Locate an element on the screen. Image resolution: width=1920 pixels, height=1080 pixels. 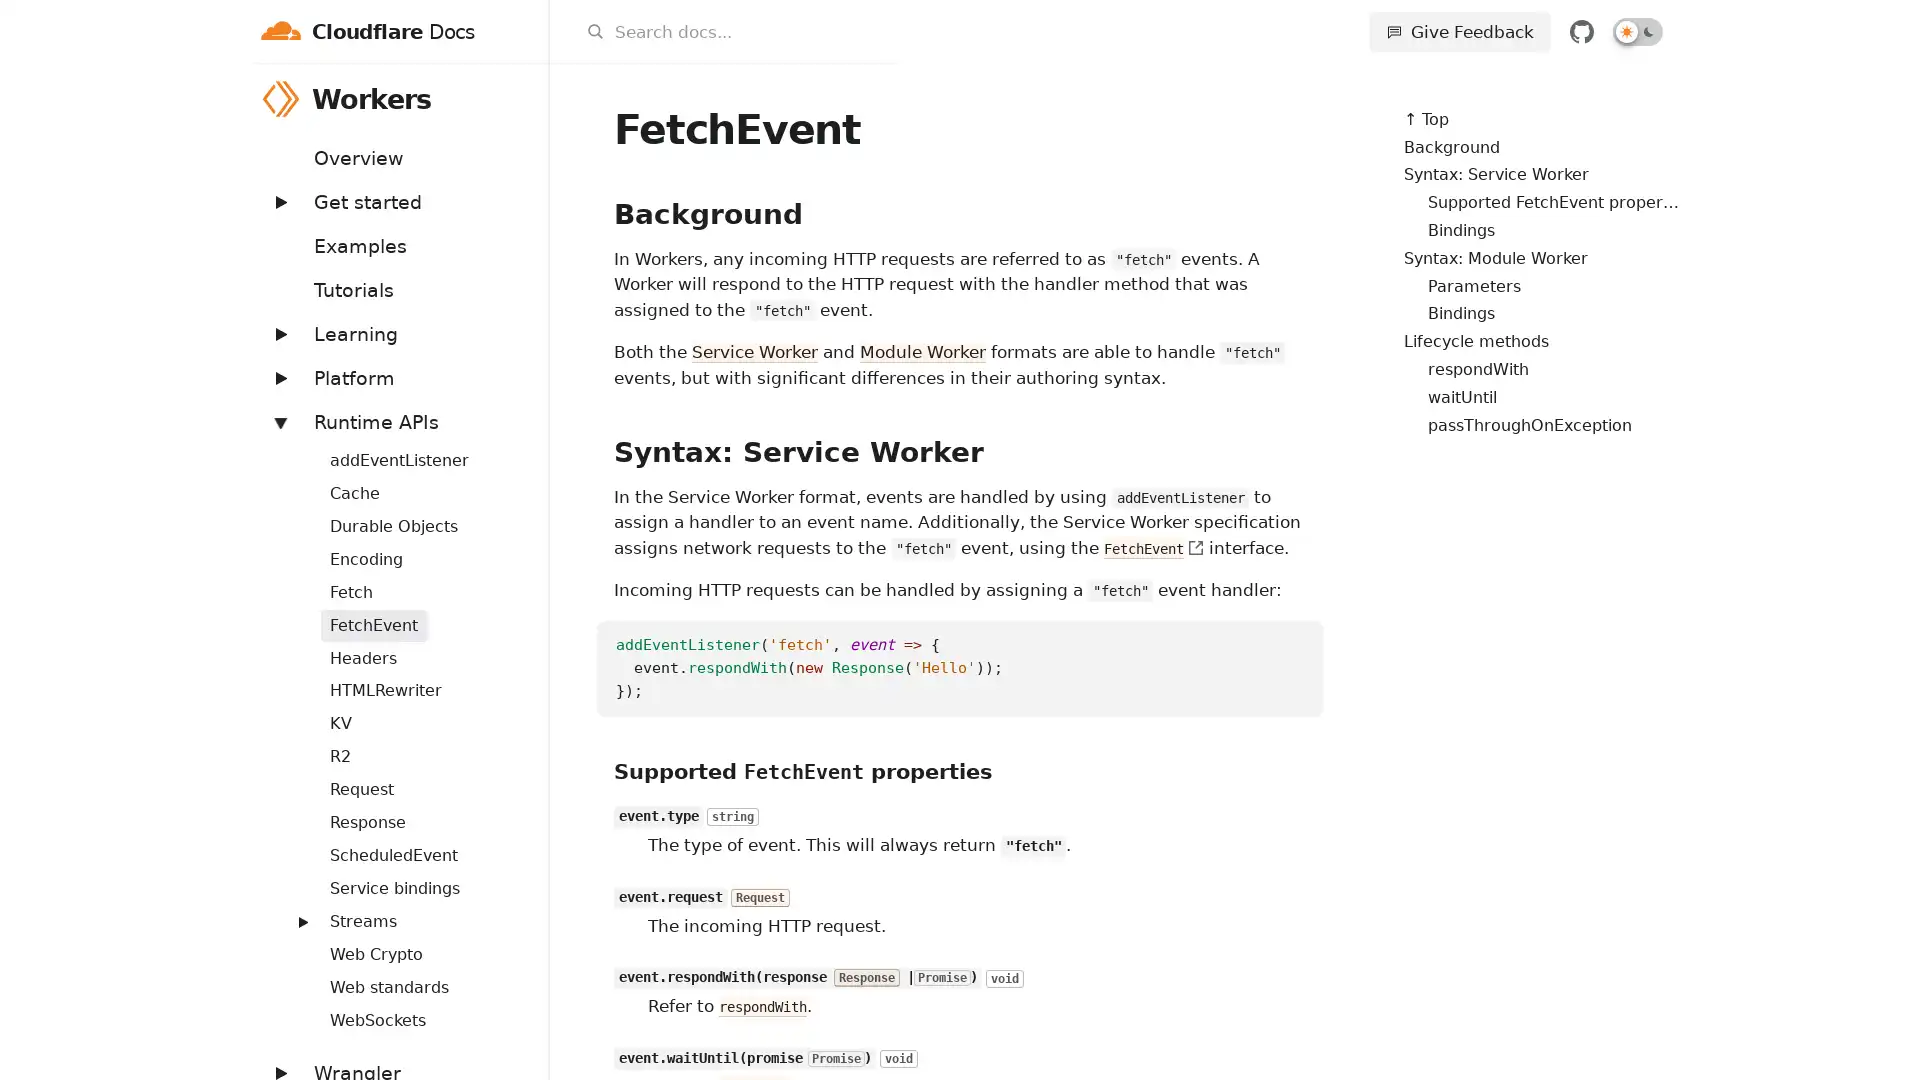
Expand: Learning is located at coordinates (278, 332).